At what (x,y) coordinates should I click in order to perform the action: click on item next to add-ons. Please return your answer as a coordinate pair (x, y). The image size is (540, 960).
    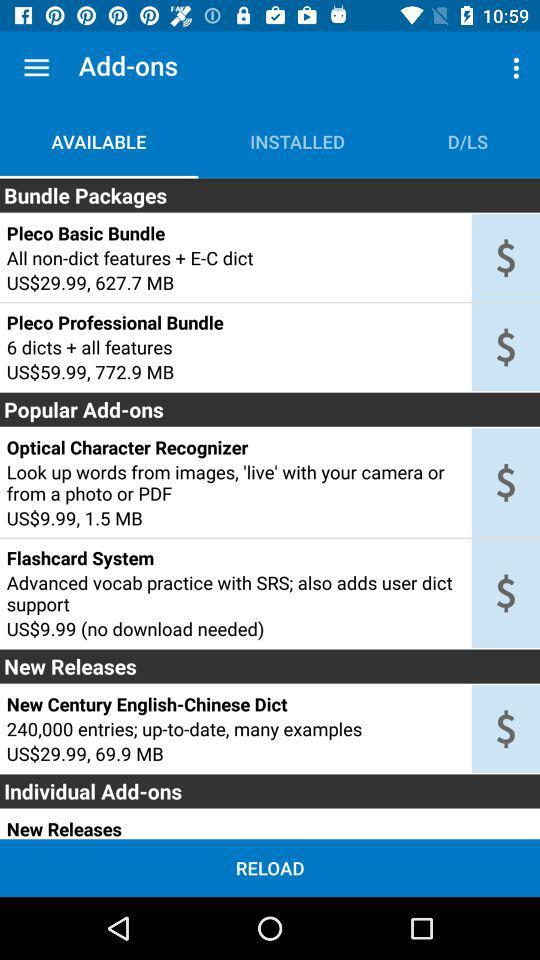
    Looking at the image, I should click on (36, 68).